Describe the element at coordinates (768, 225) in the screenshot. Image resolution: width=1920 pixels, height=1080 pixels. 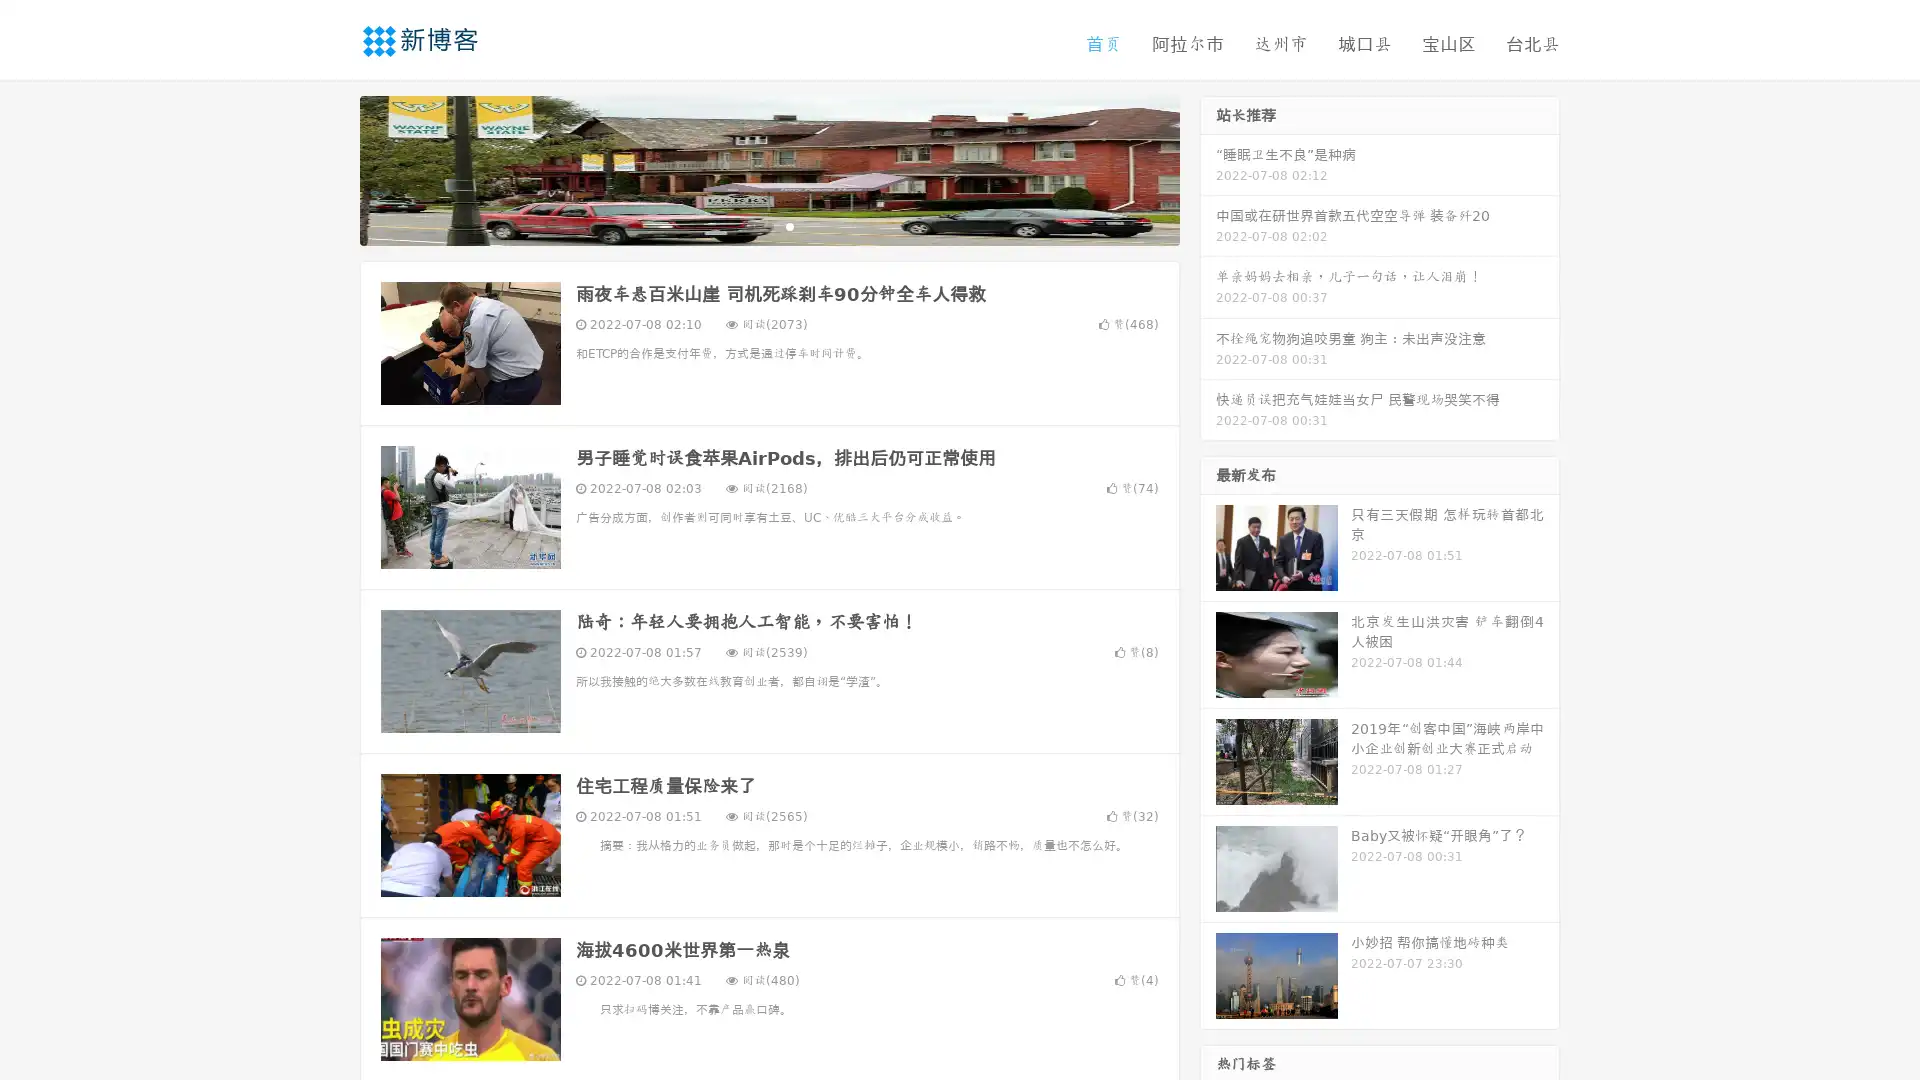
I see `Go to slide 2` at that location.